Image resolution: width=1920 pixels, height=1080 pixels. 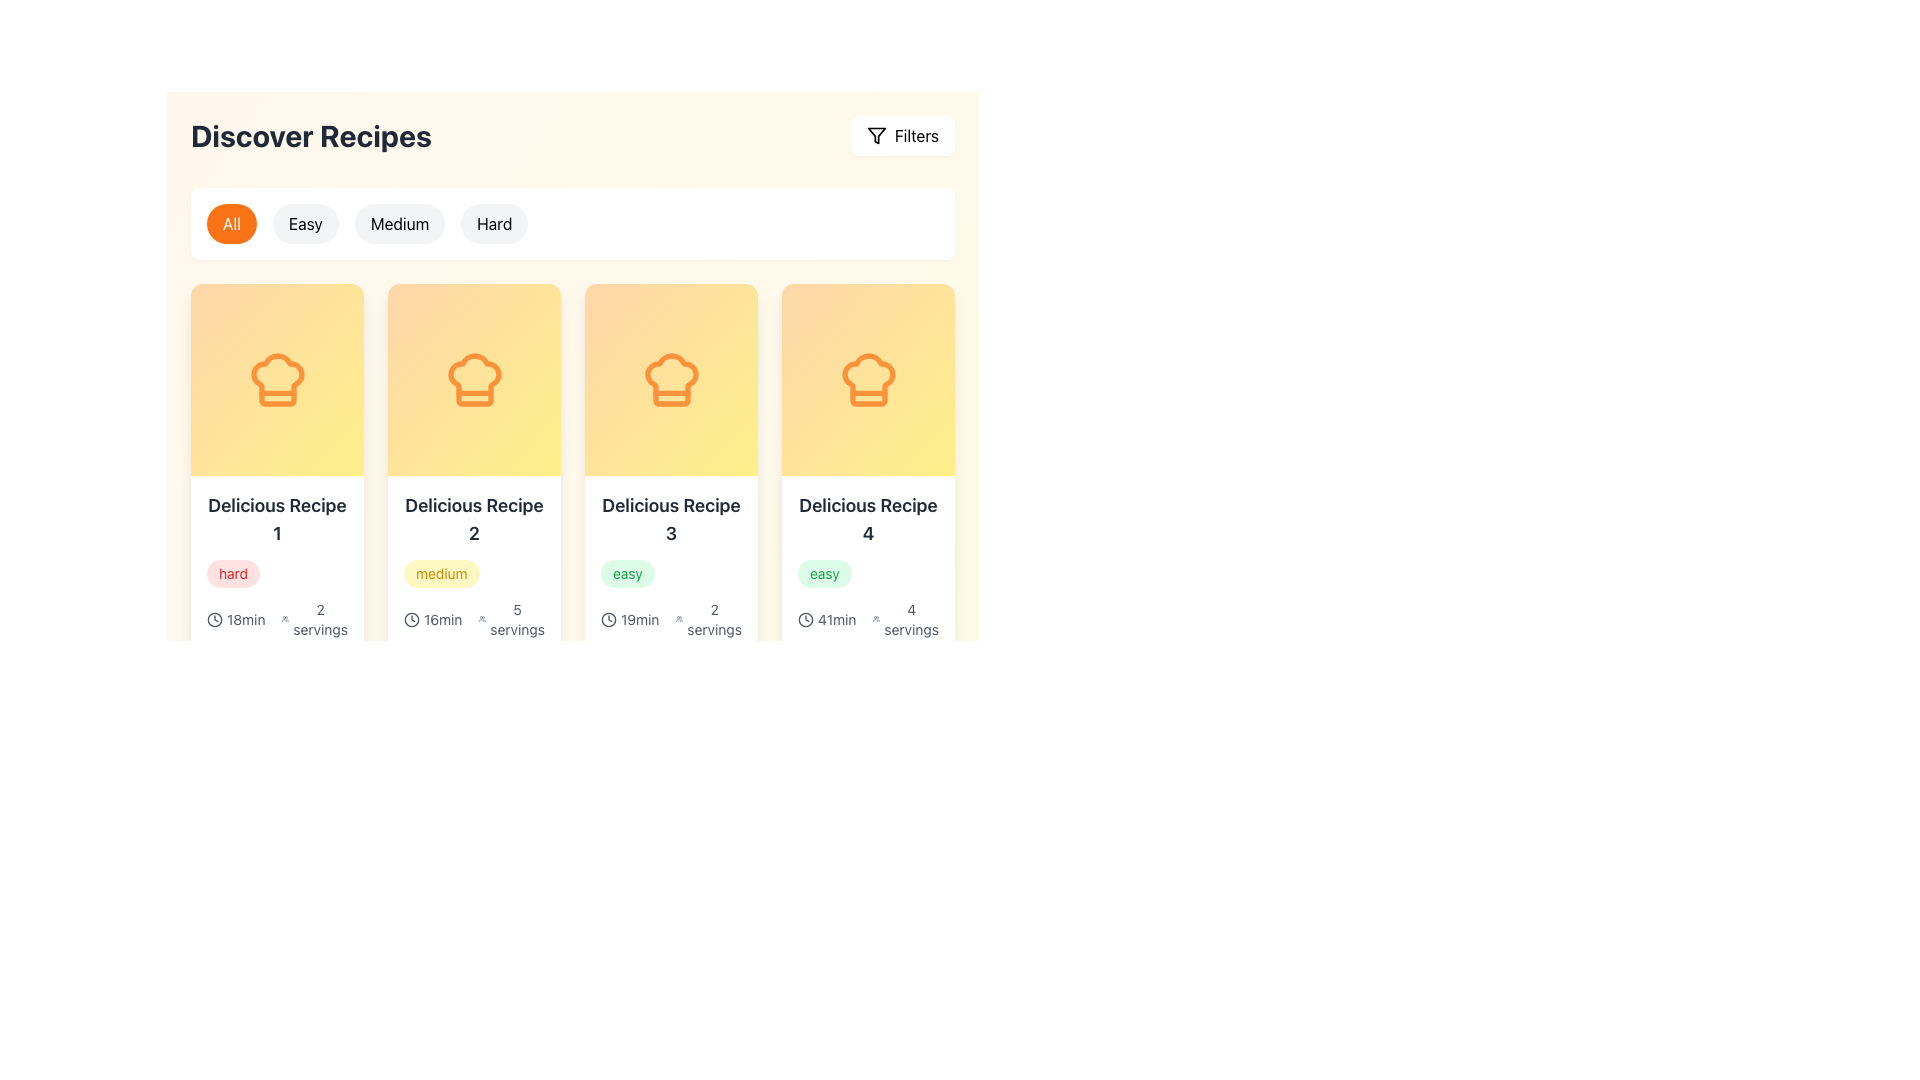 What do you see at coordinates (868, 380) in the screenshot?
I see `the decorative area with an SVG icon in the fourth recipe card, which serves as the header image for 'Delicious Recipe 4'` at bounding box center [868, 380].